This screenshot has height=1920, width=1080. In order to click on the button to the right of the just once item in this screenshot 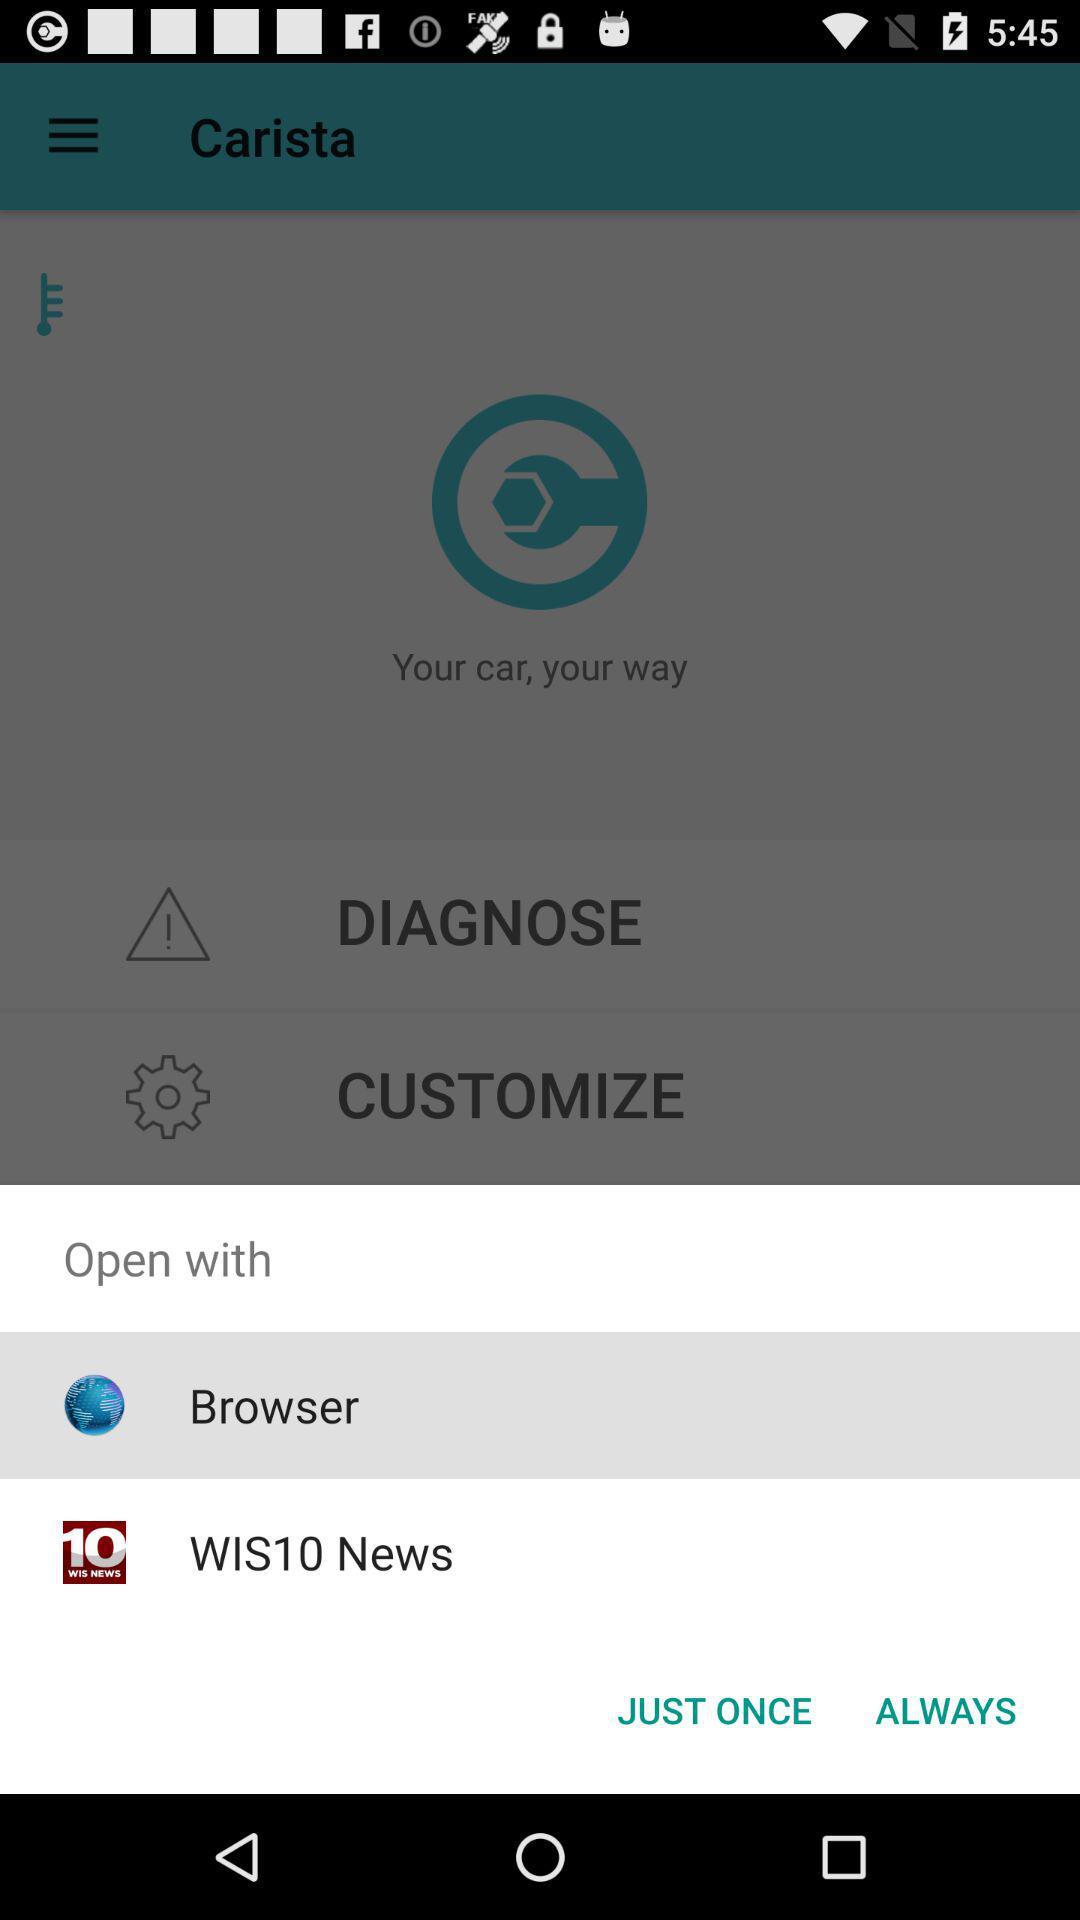, I will do `click(945, 1708)`.